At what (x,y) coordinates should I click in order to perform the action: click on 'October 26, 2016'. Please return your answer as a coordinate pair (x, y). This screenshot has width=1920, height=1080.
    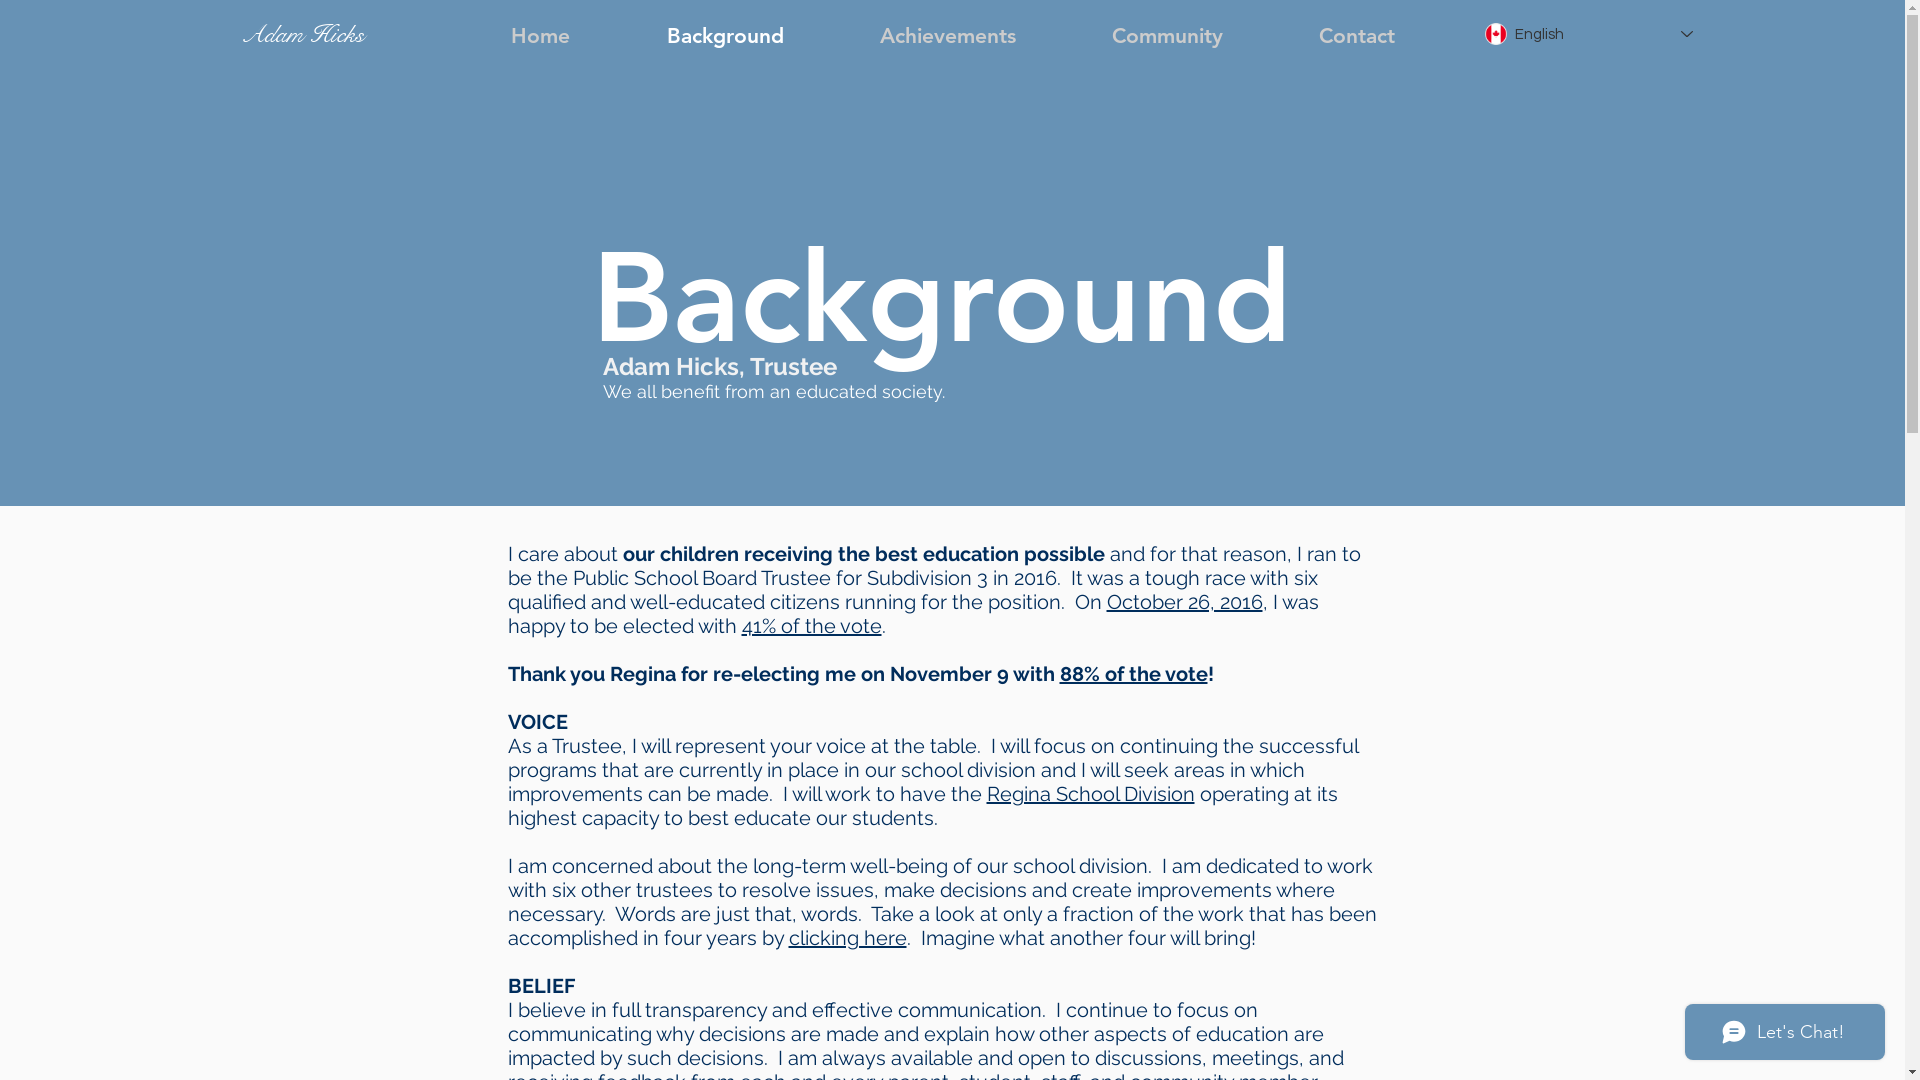
    Looking at the image, I should click on (1184, 600).